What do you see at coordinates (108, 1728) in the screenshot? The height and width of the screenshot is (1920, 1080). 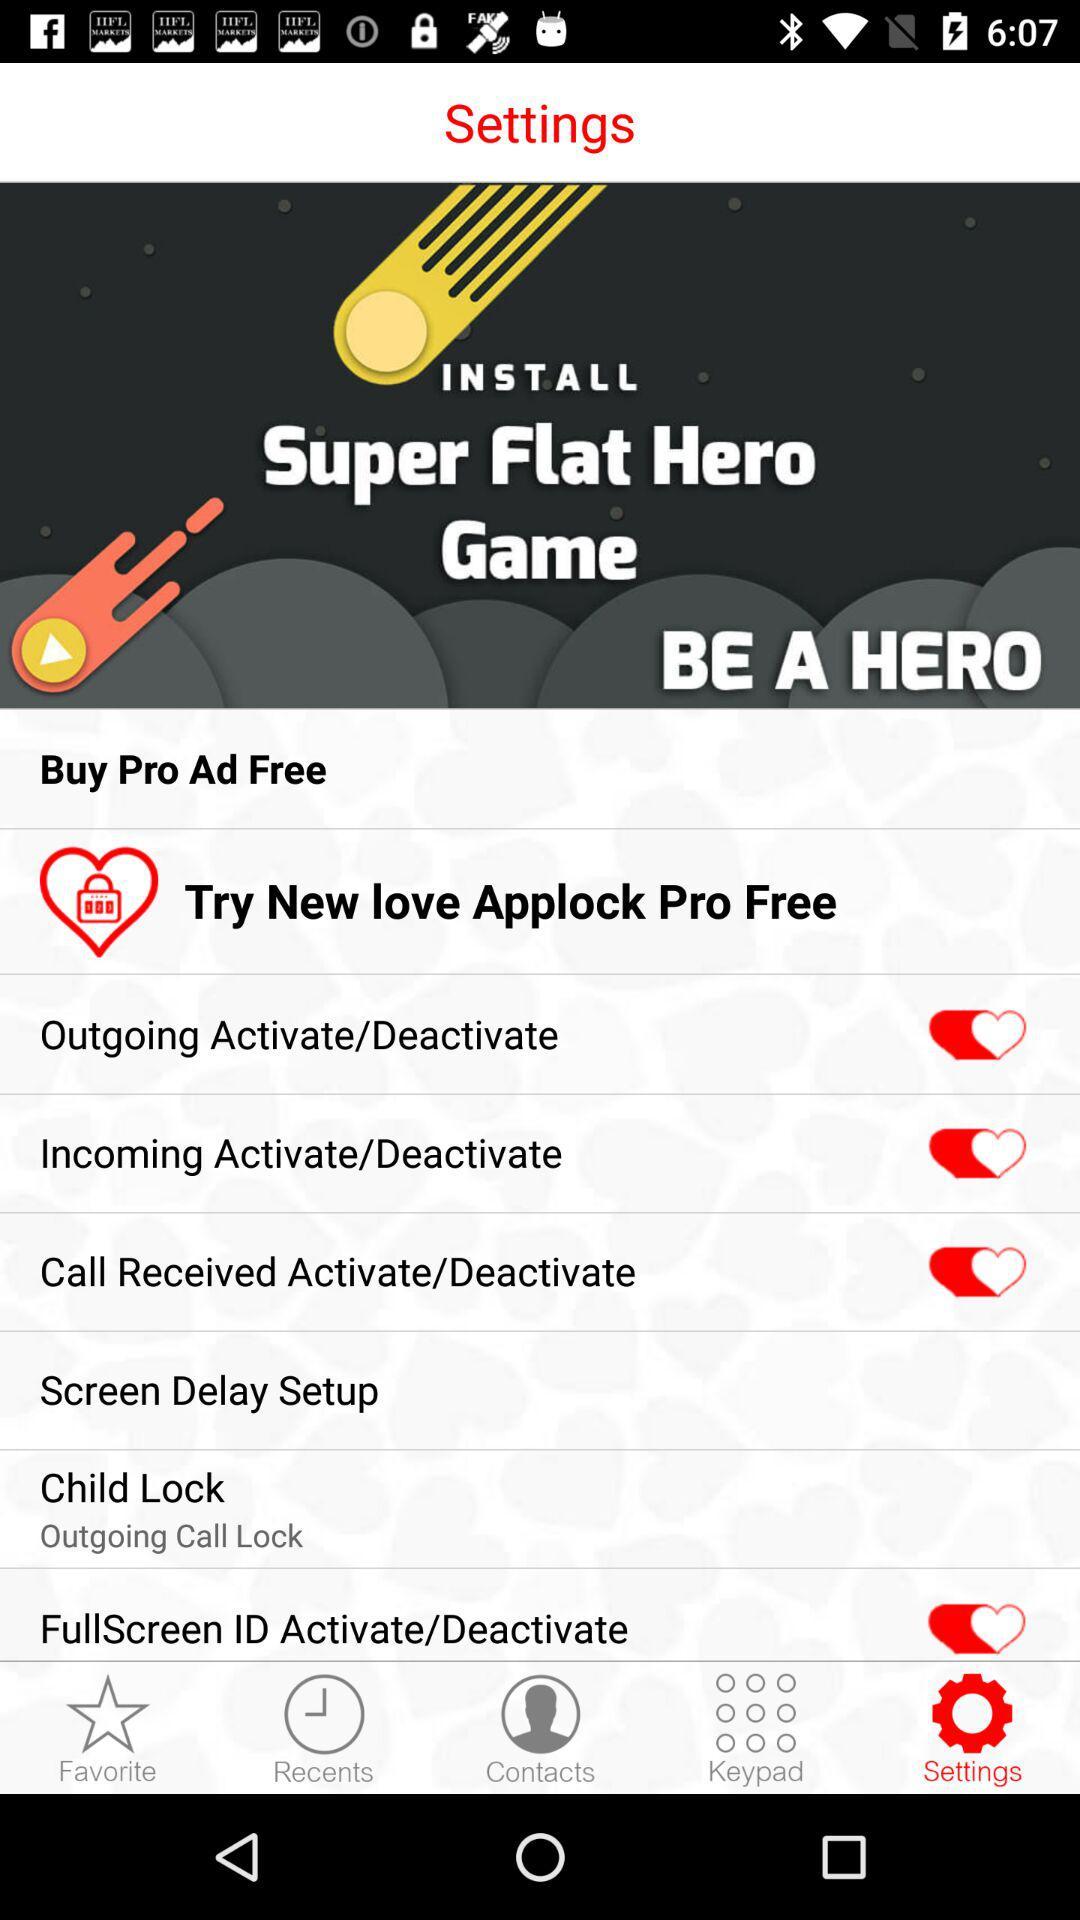 I see `a tab for the user favourite calls` at bounding box center [108, 1728].